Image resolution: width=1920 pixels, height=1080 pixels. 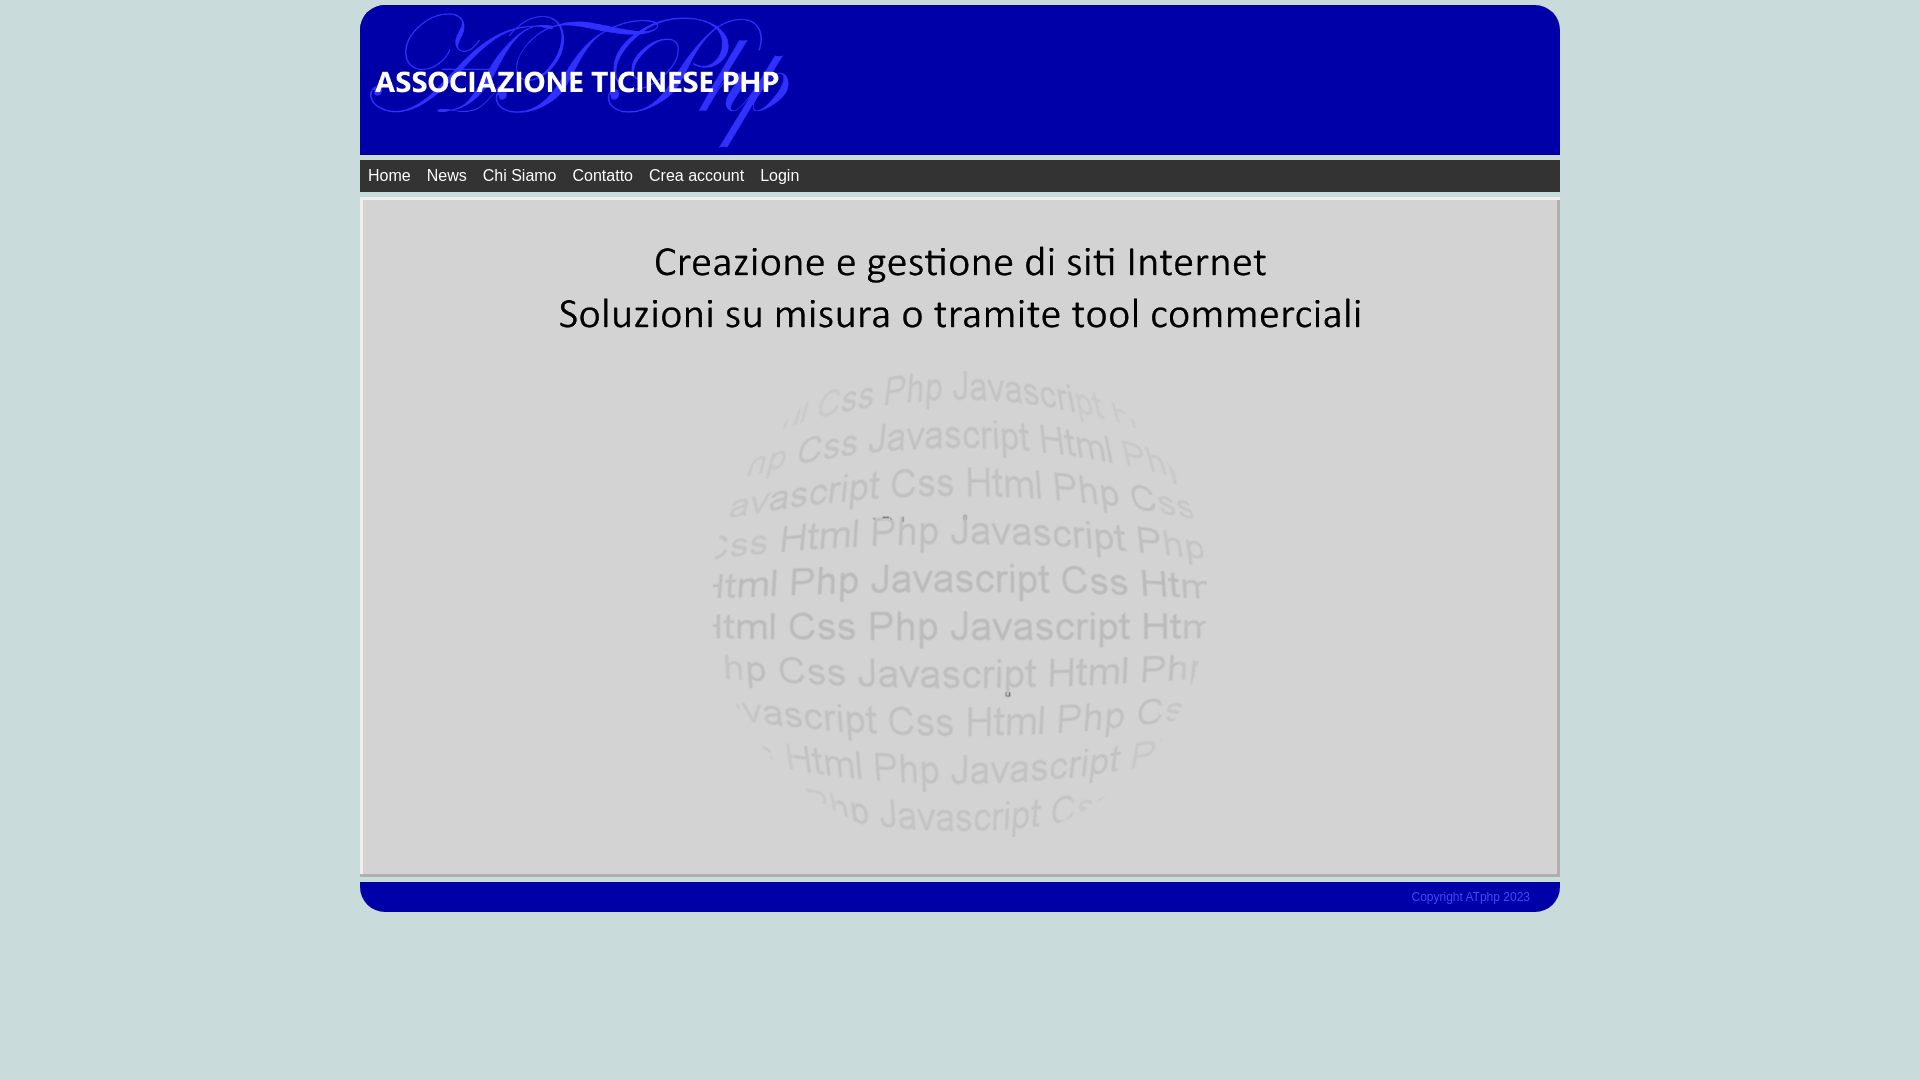 What do you see at coordinates (696, 175) in the screenshot?
I see `'Crea account'` at bounding box center [696, 175].